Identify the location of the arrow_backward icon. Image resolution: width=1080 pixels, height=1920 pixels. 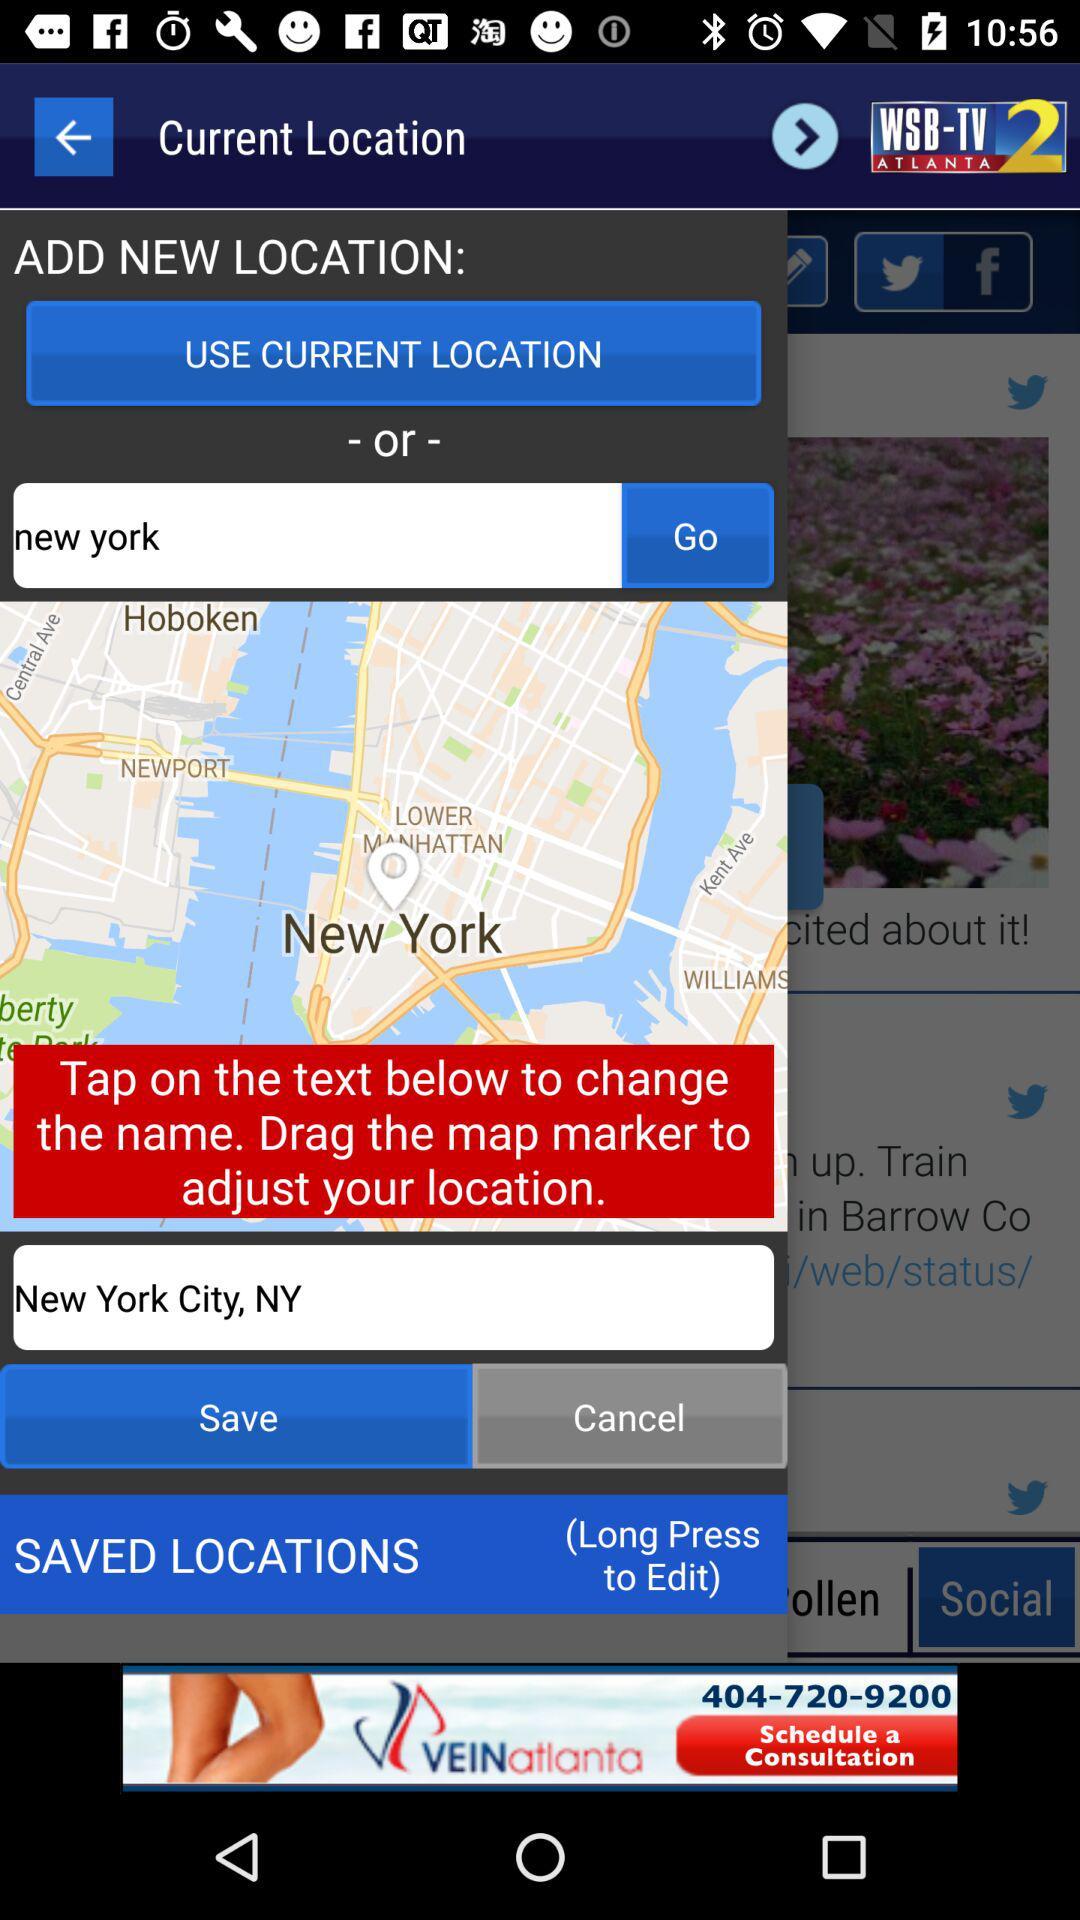
(72, 135).